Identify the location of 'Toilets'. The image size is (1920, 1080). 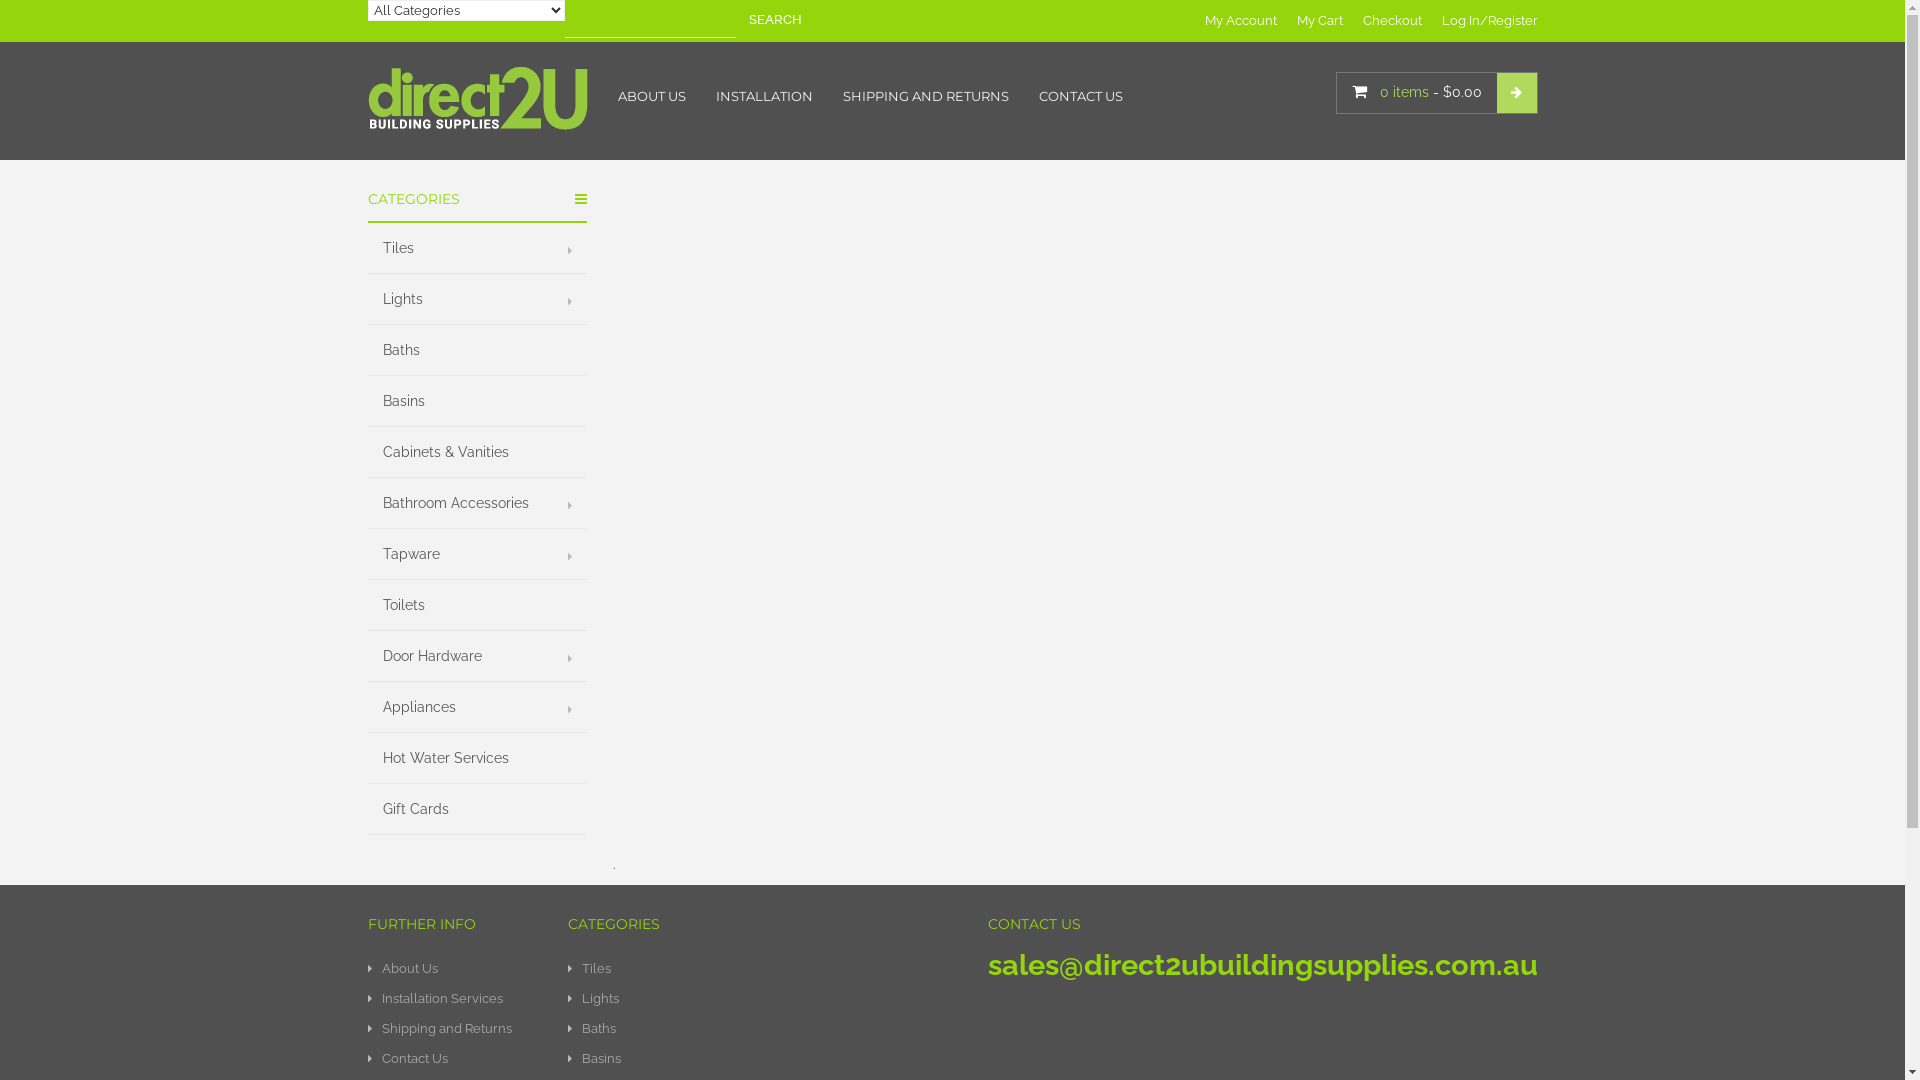
(477, 604).